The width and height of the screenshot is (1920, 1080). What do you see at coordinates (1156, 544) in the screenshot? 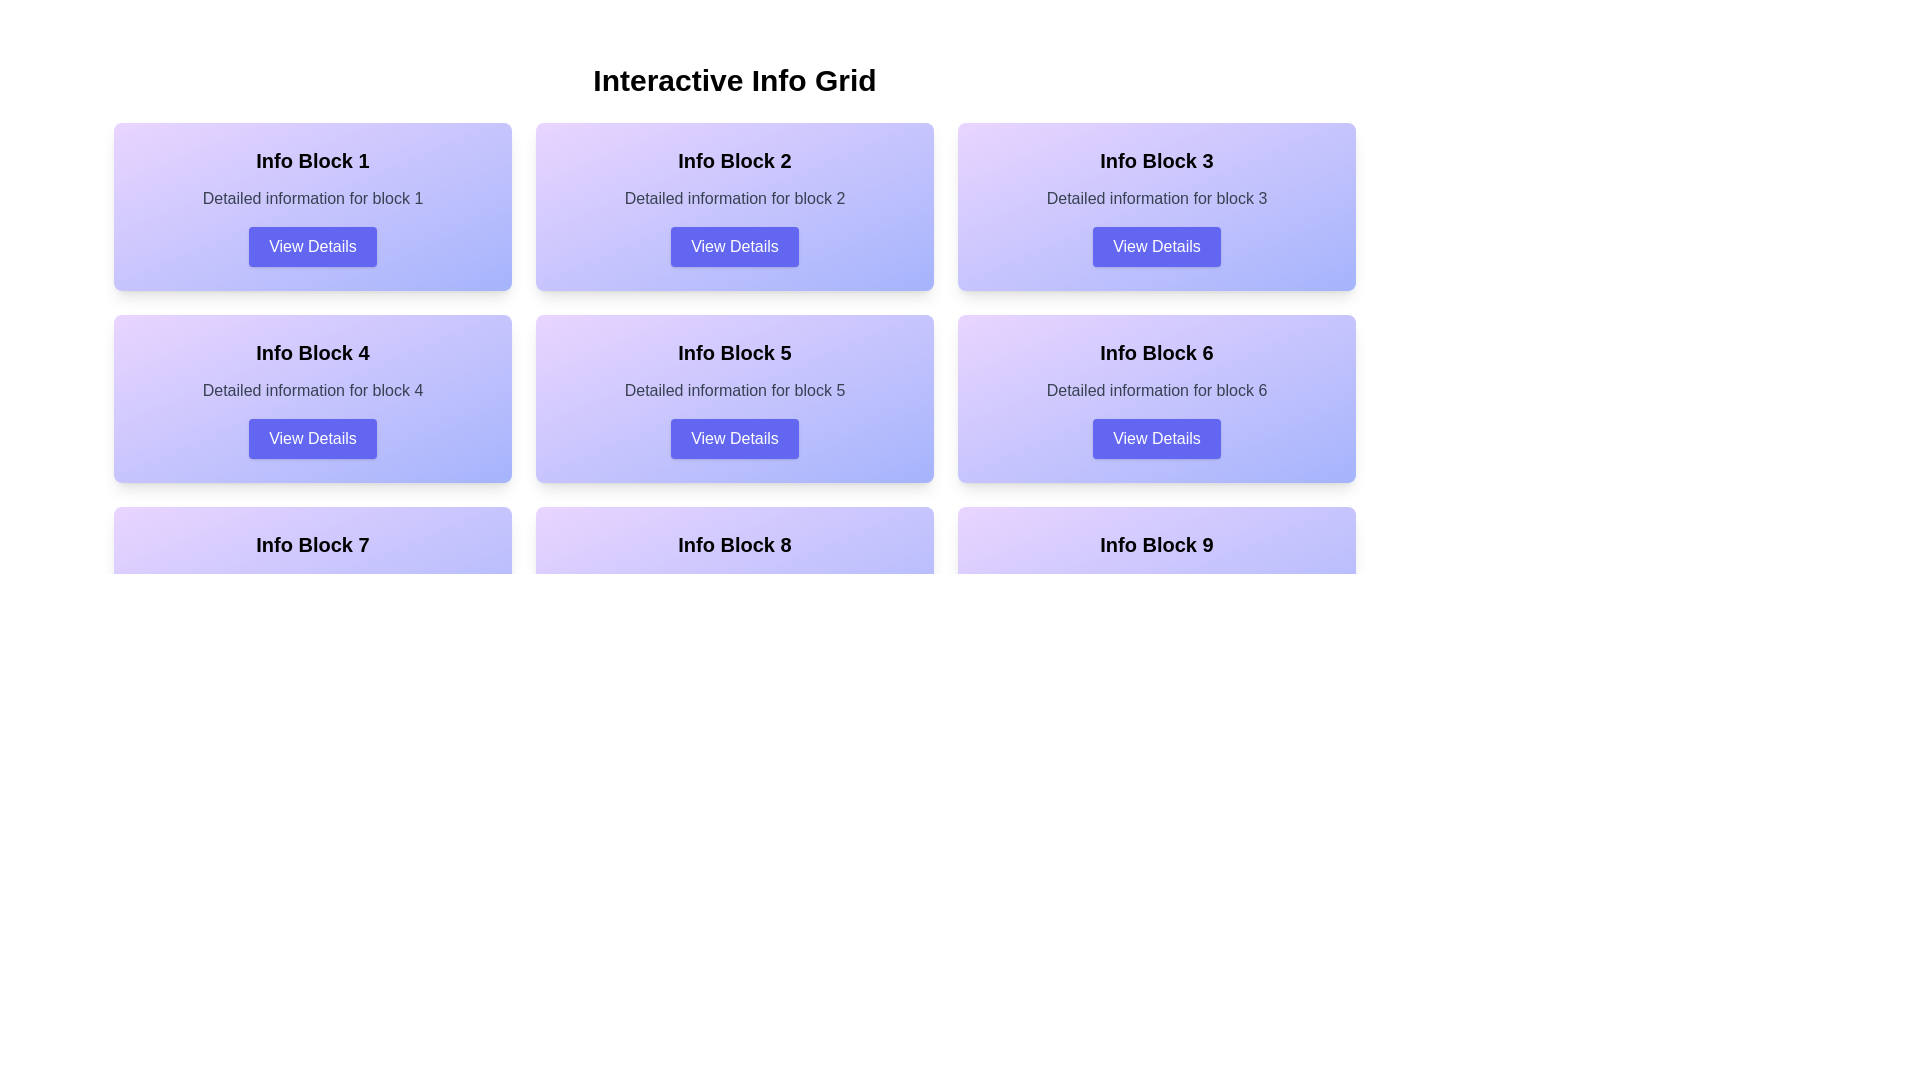
I see `the text label 'Info Block 9' which is styled with a bold font and is positioned at the upper region of its gradient background panel` at bounding box center [1156, 544].